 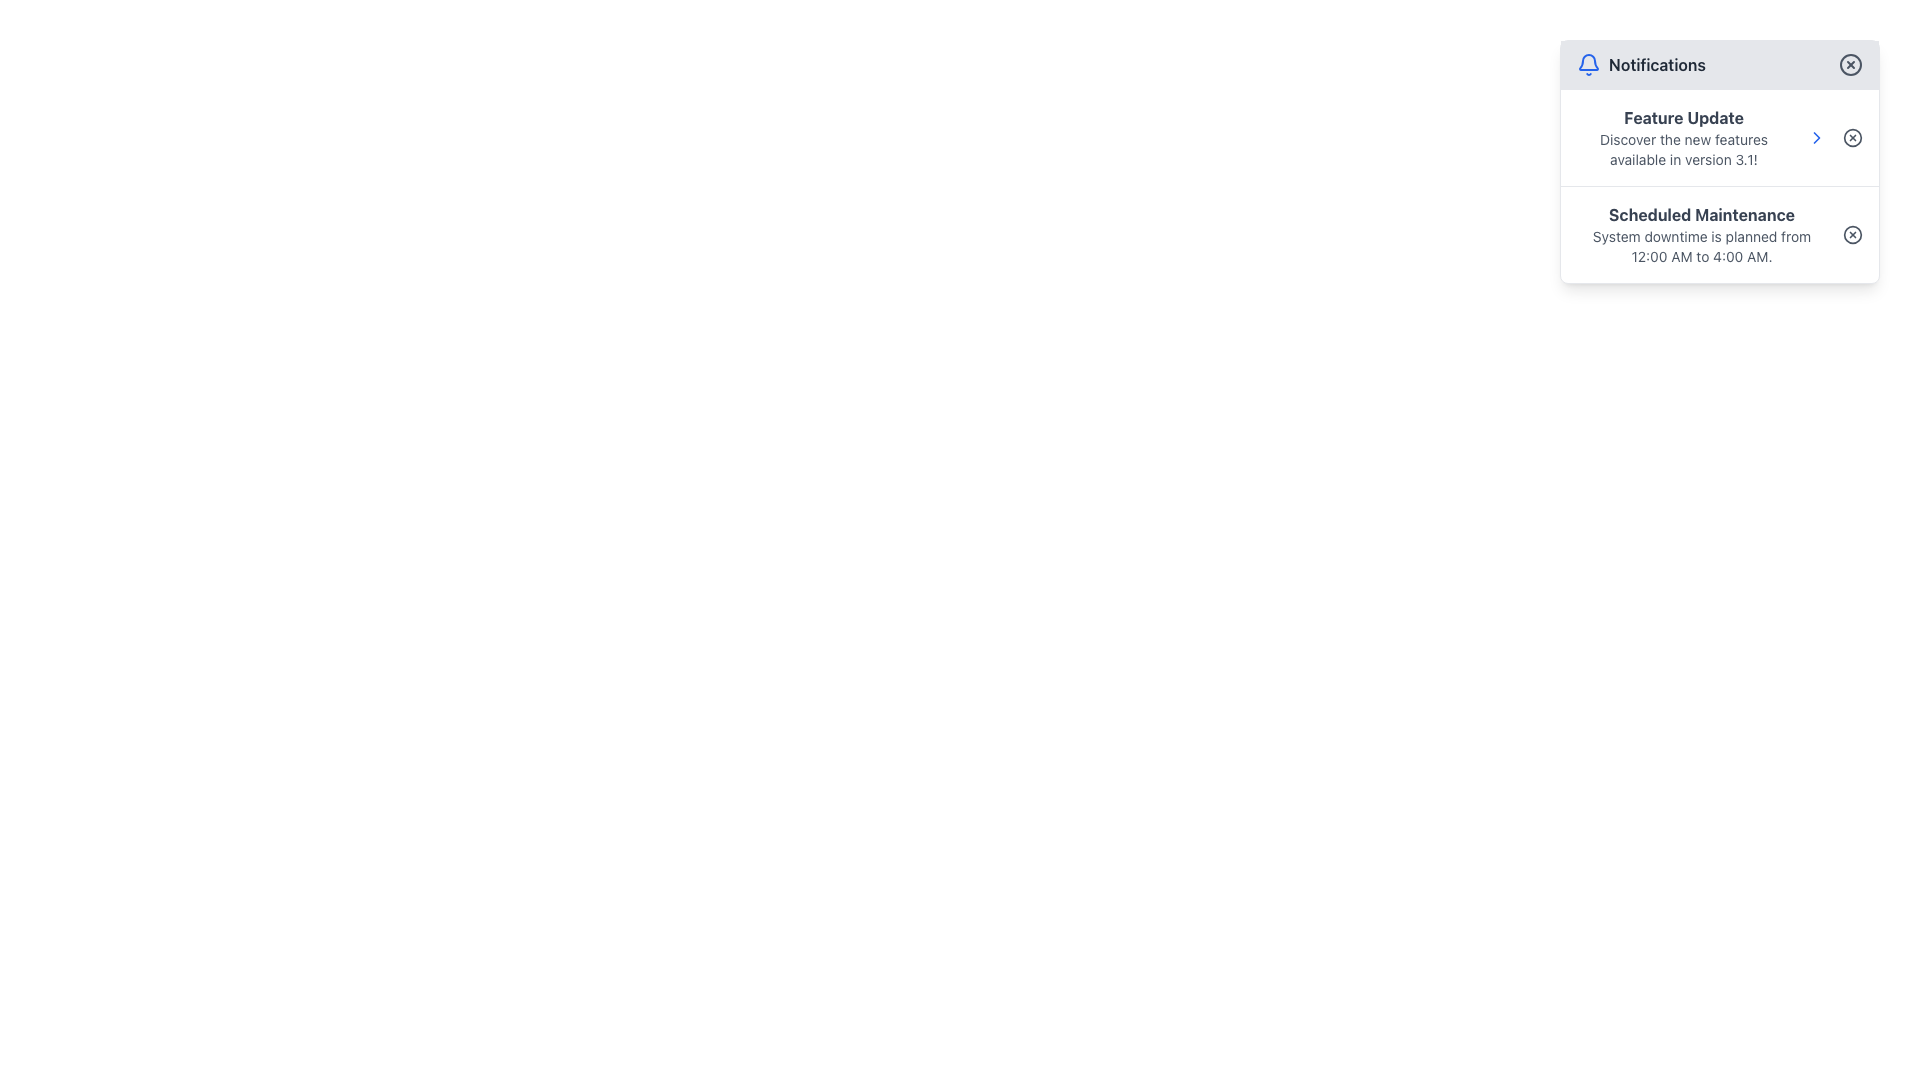 I want to click on the text label indicating the purpose of the adjacent blue bell icon for notifications, so click(x=1657, y=64).